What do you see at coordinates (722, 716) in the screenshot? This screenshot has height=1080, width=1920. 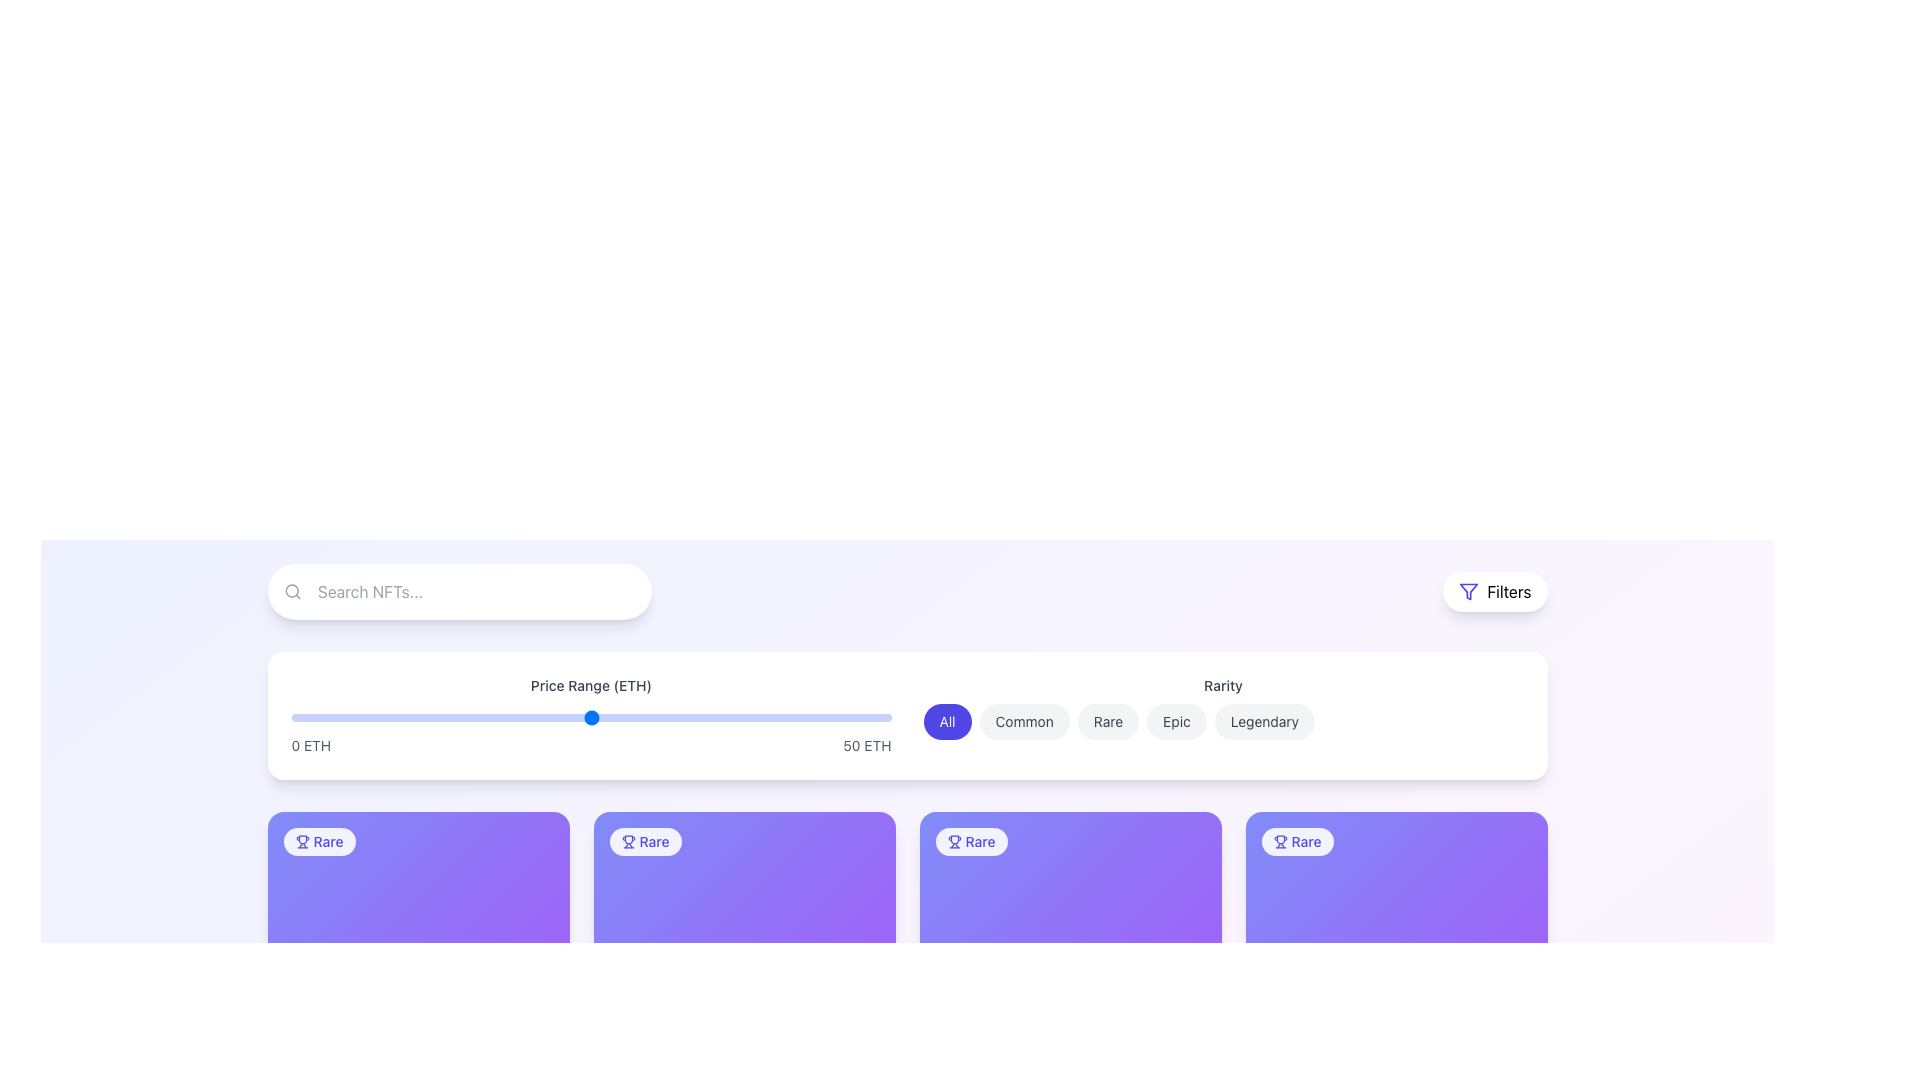 I see `the slider value` at bounding box center [722, 716].